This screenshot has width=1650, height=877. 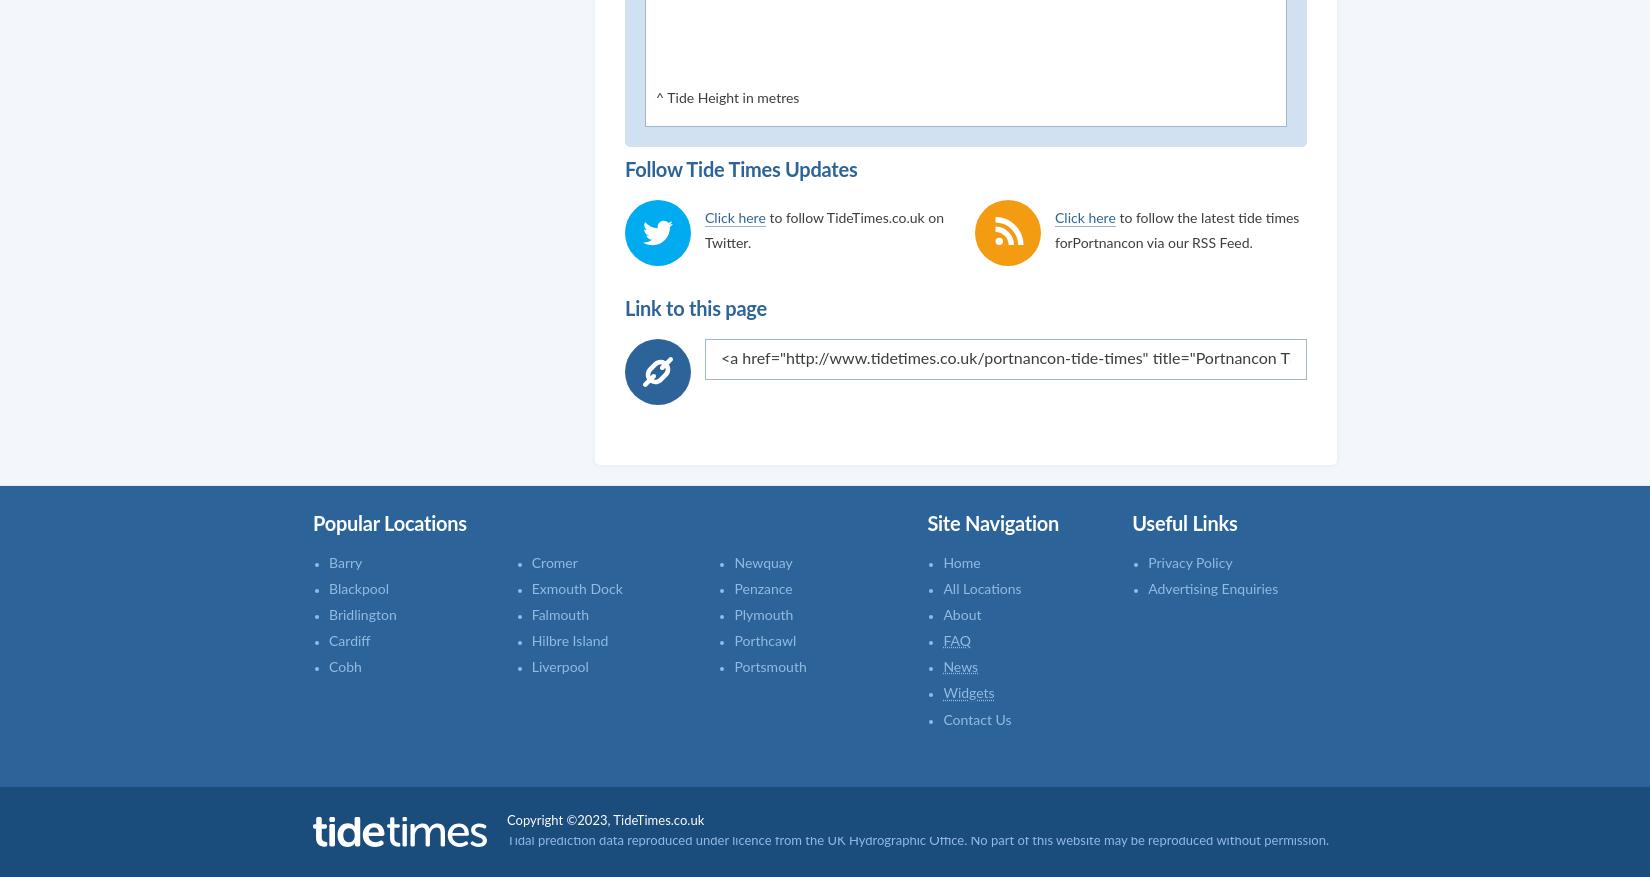 What do you see at coordinates (961, 614) in the screenshot?
I see `'About'` at bounding box center [961, 614].